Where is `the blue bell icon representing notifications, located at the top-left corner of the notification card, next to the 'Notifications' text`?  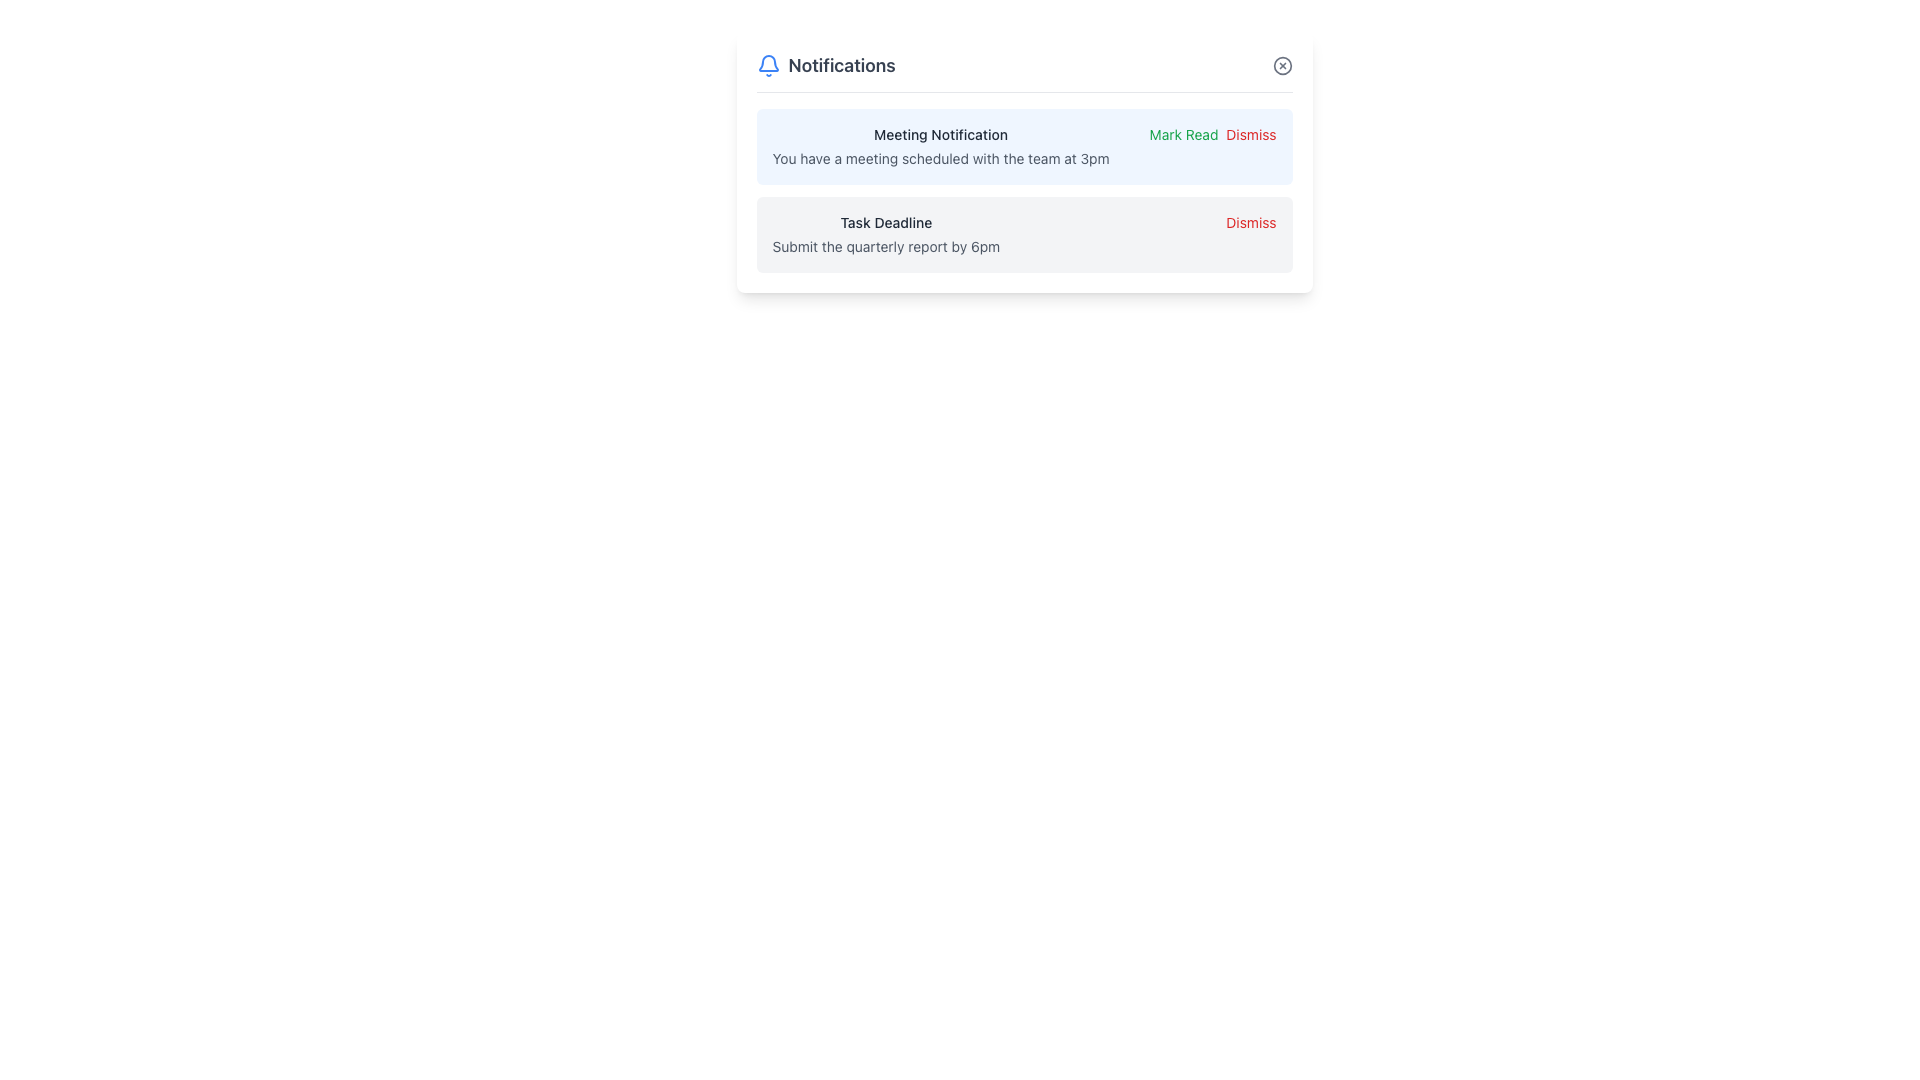
the blue bell icon representing notifications, located at the top-left corner of the notification card, next to the 'Notifications' text is located at coordinates (767, 64).